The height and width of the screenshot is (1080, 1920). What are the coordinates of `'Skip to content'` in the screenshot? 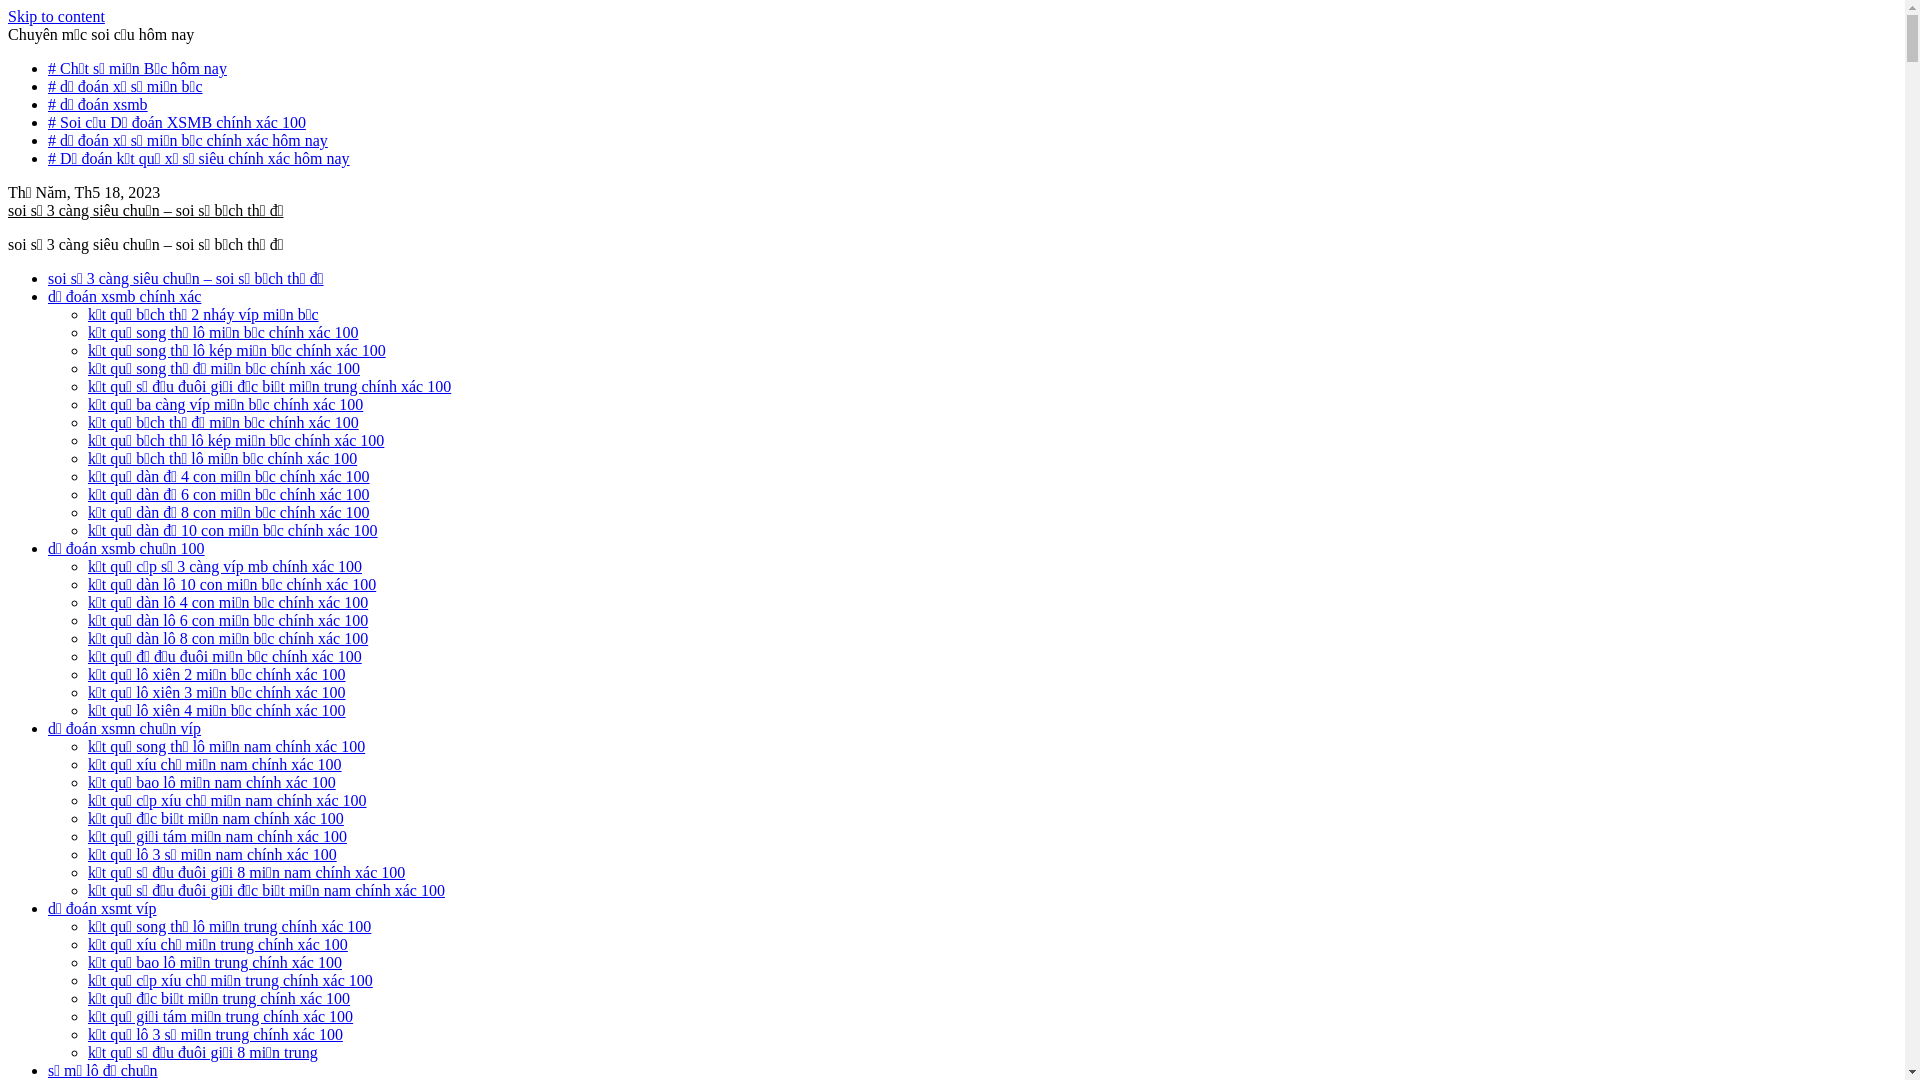 It's located at (8, 16).